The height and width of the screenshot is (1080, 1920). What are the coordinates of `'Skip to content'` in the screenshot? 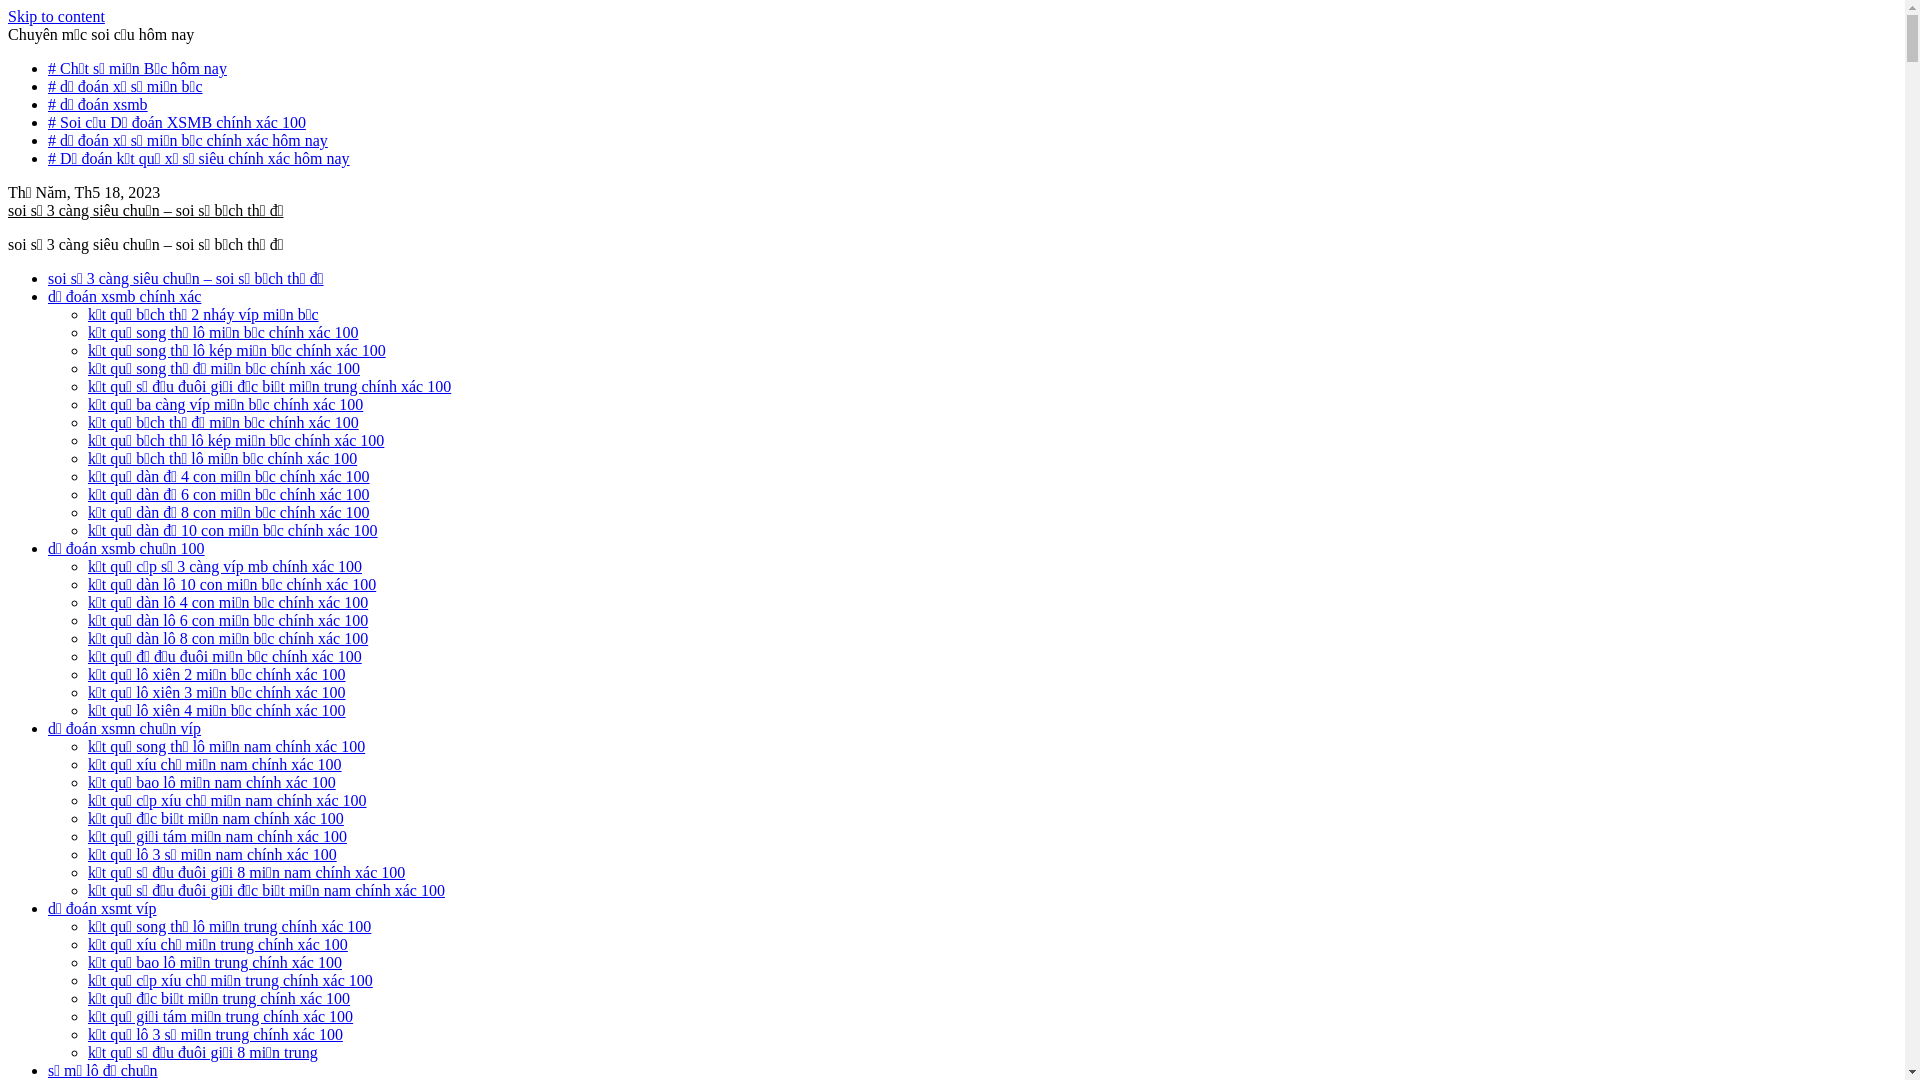 It's located at (8, 16).